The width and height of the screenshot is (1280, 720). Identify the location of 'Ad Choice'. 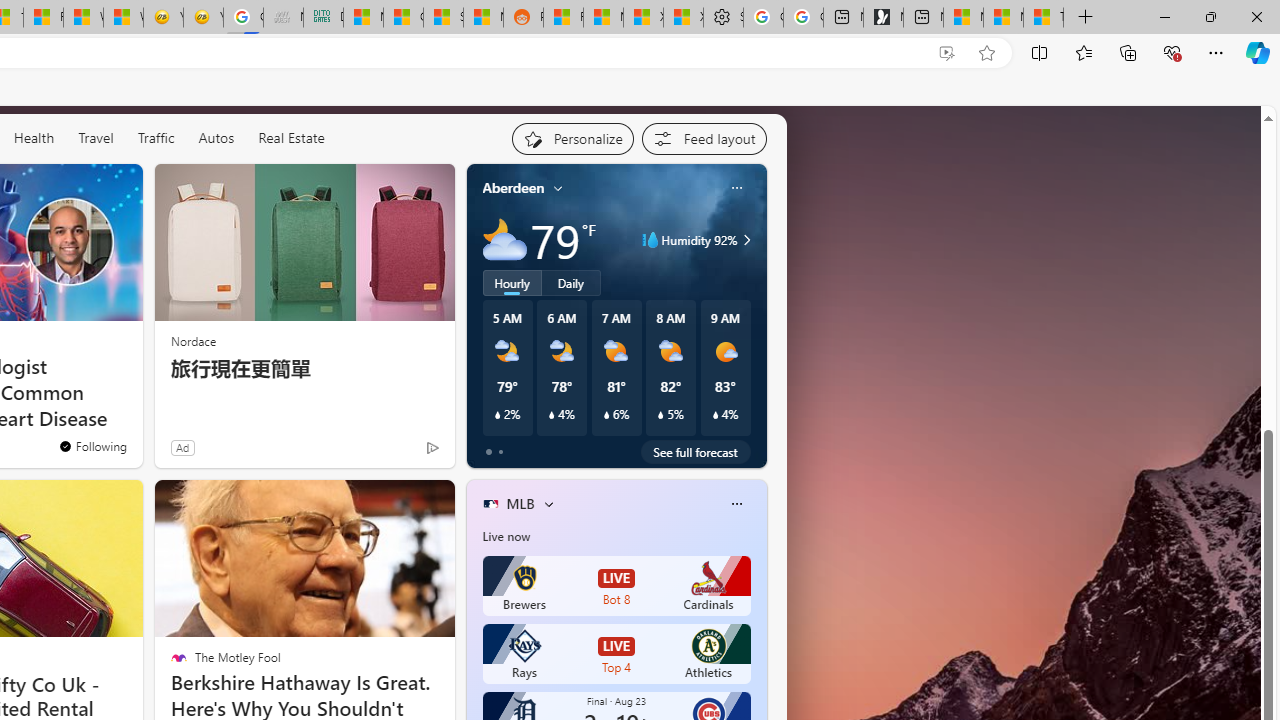
(431, 446).